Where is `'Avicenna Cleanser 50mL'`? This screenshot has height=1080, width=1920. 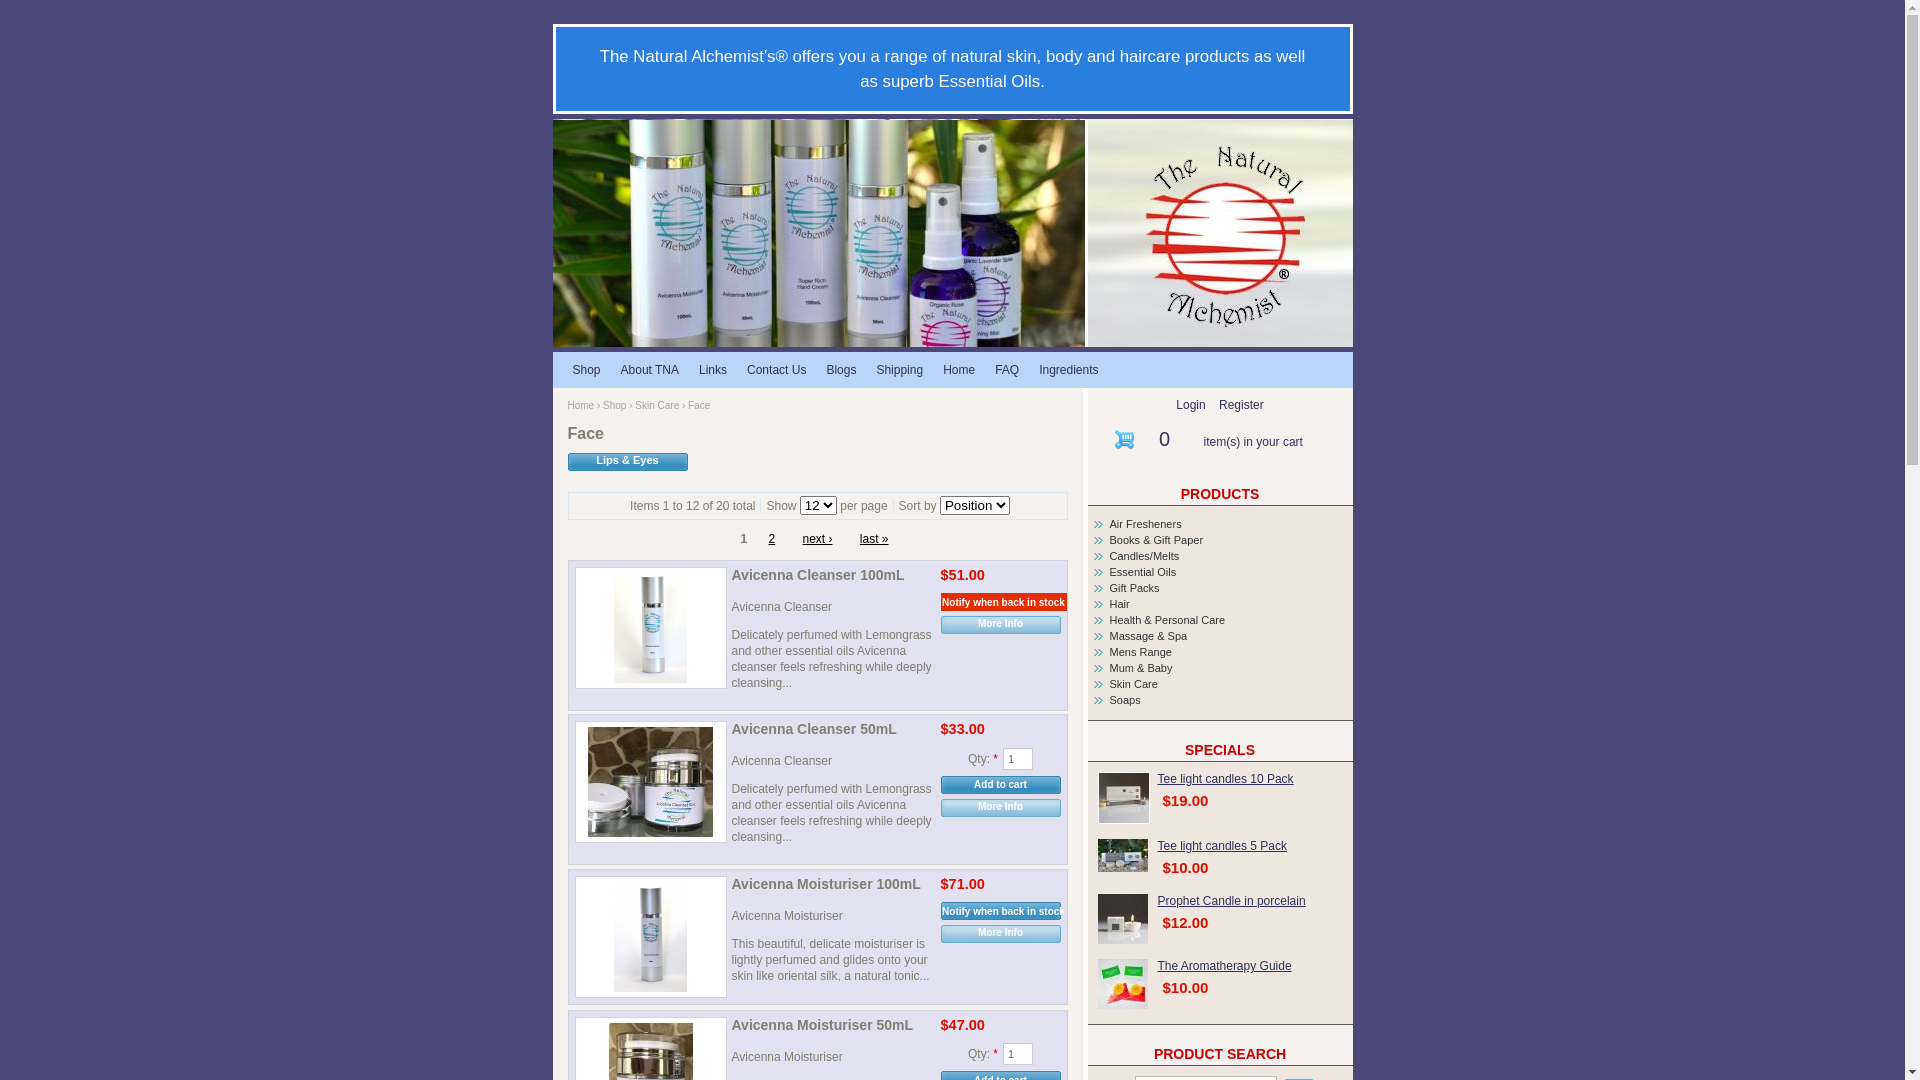
'Avicenna Cleanser 50mL' is located at coordinates (832, 731).